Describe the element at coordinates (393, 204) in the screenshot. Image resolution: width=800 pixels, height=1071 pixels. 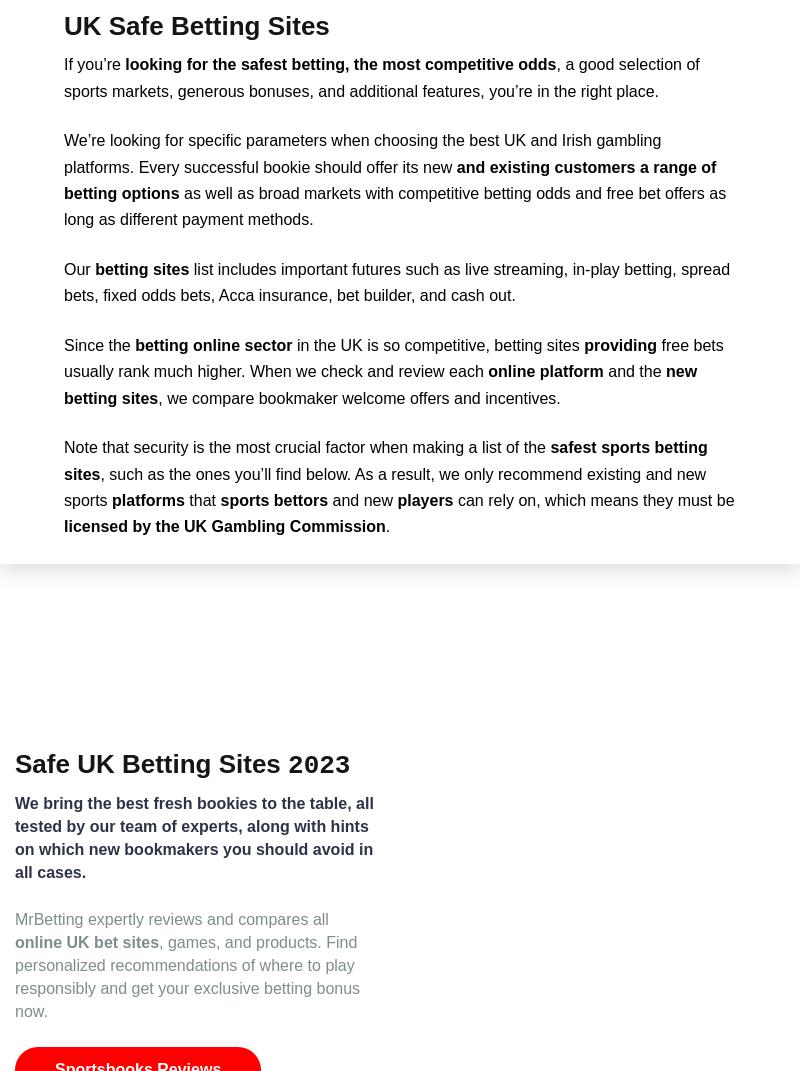
I see `'as well as broad markets with competitive betting odds and free bet offers as long as different payment methods.'` at that location.